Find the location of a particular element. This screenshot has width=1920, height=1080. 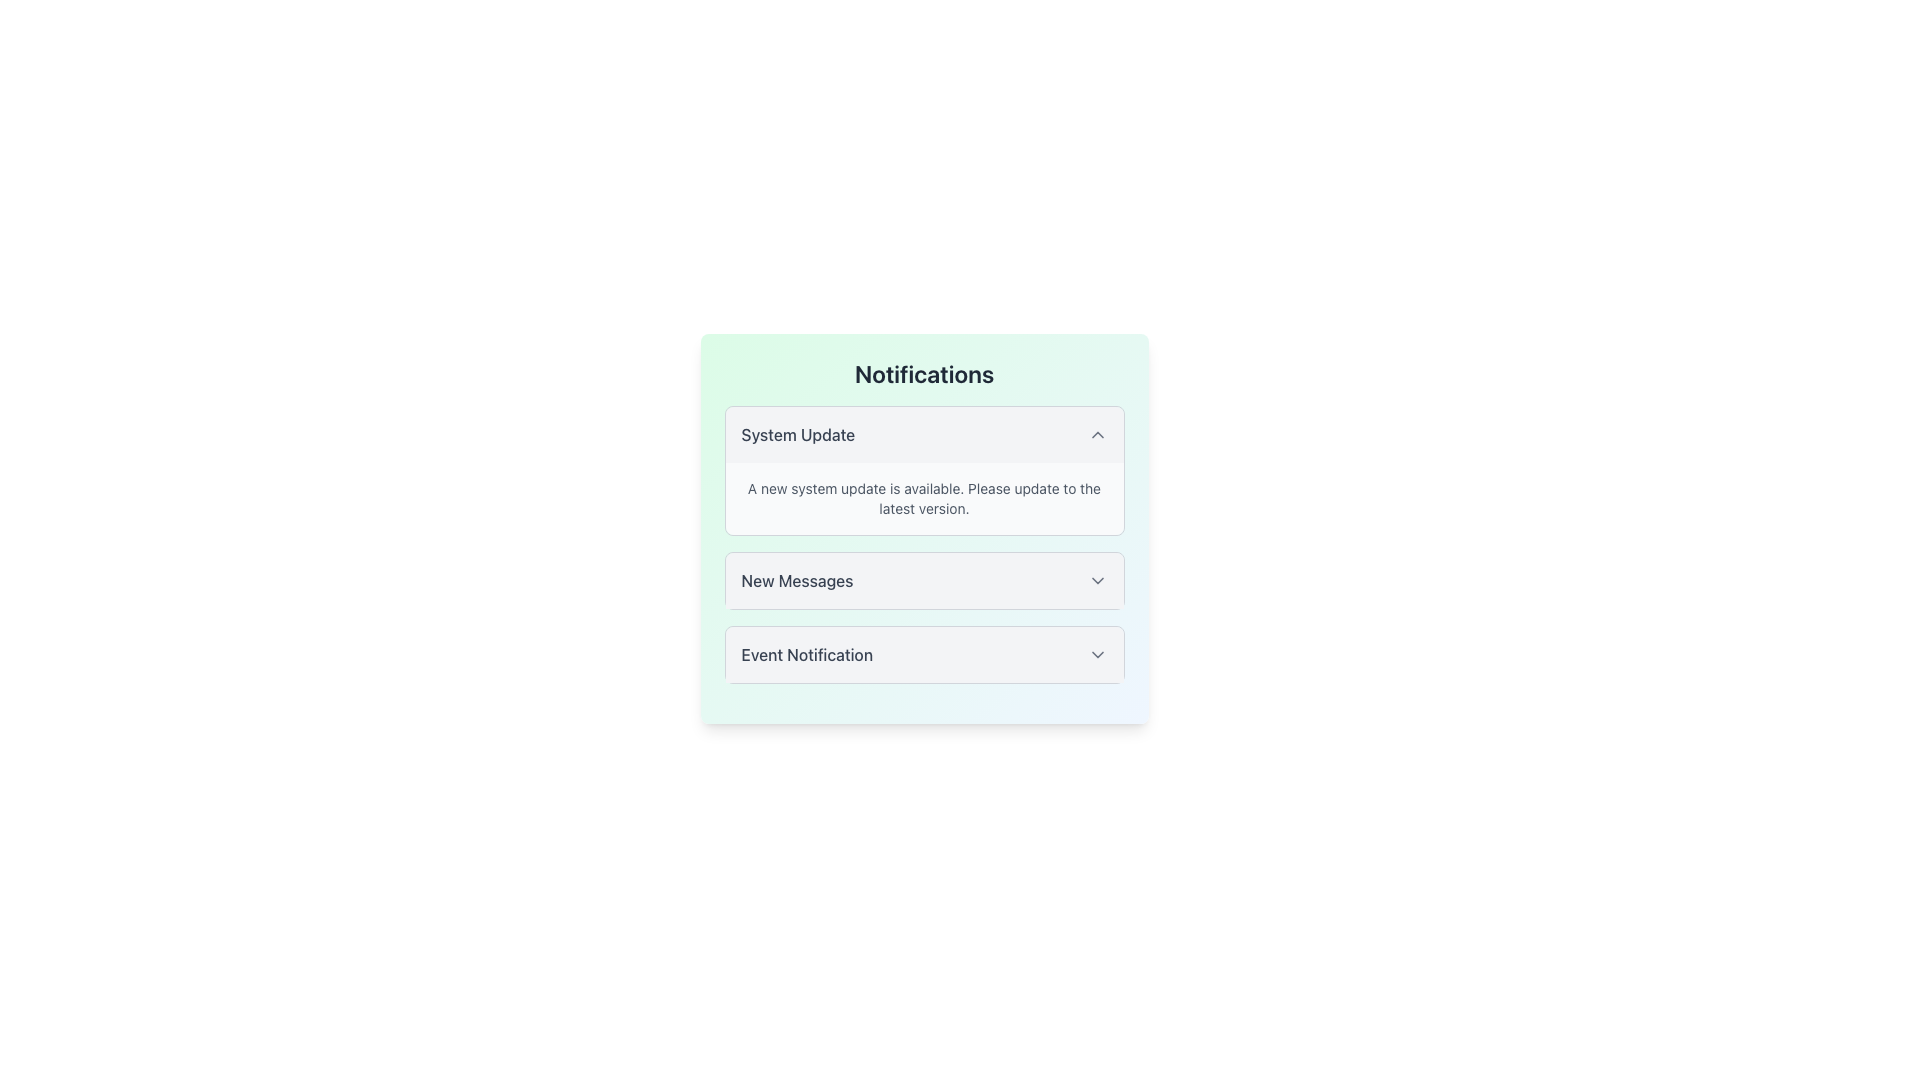

the text area displaying the message 'A new system update is available. Please update to the latest version.' which has a light gray background and rounded bottom corners, located beneath the 'System Update' header is located at coordinates (923, 497).